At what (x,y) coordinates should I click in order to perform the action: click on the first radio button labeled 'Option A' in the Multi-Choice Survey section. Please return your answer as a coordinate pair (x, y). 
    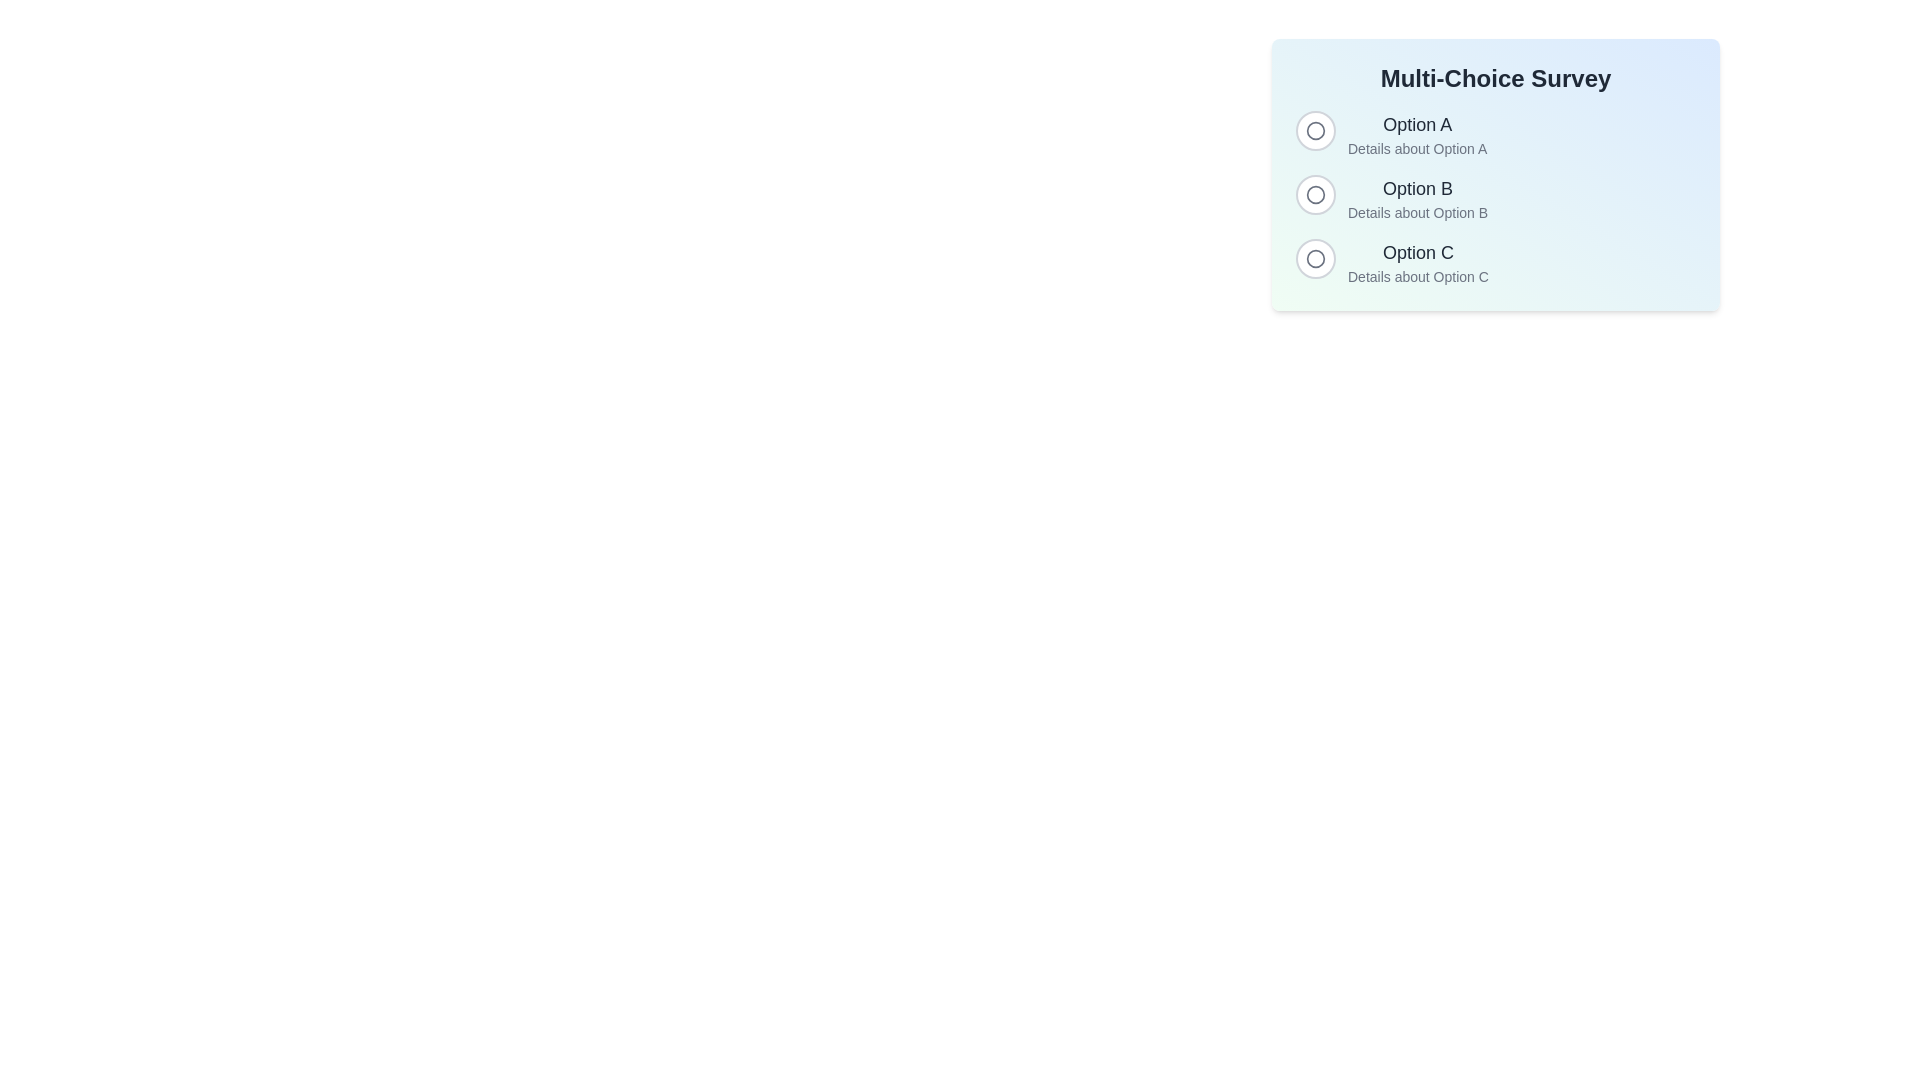
    Looking at the image, I should click on (1390, 135).